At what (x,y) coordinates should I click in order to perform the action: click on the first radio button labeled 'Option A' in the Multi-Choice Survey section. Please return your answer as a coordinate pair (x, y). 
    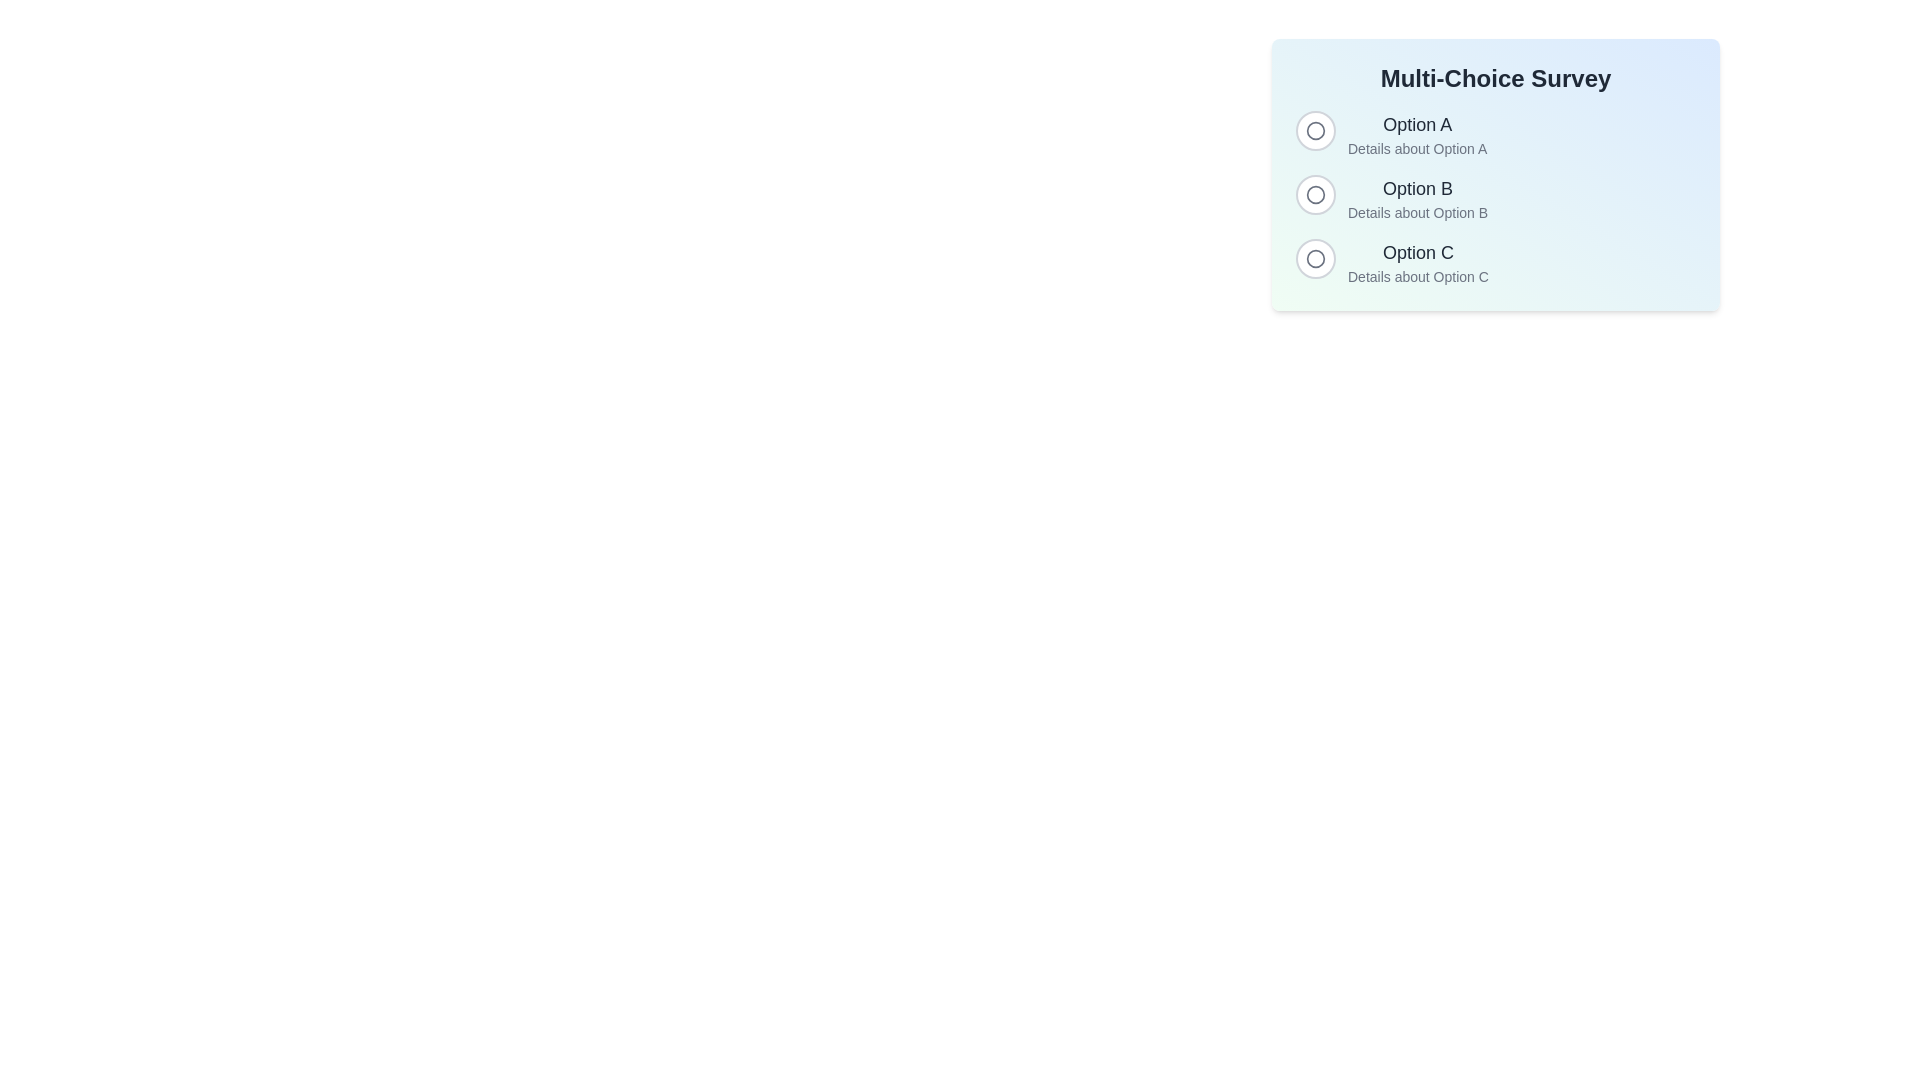
    Looking at the image, I should click on (1390, 135).